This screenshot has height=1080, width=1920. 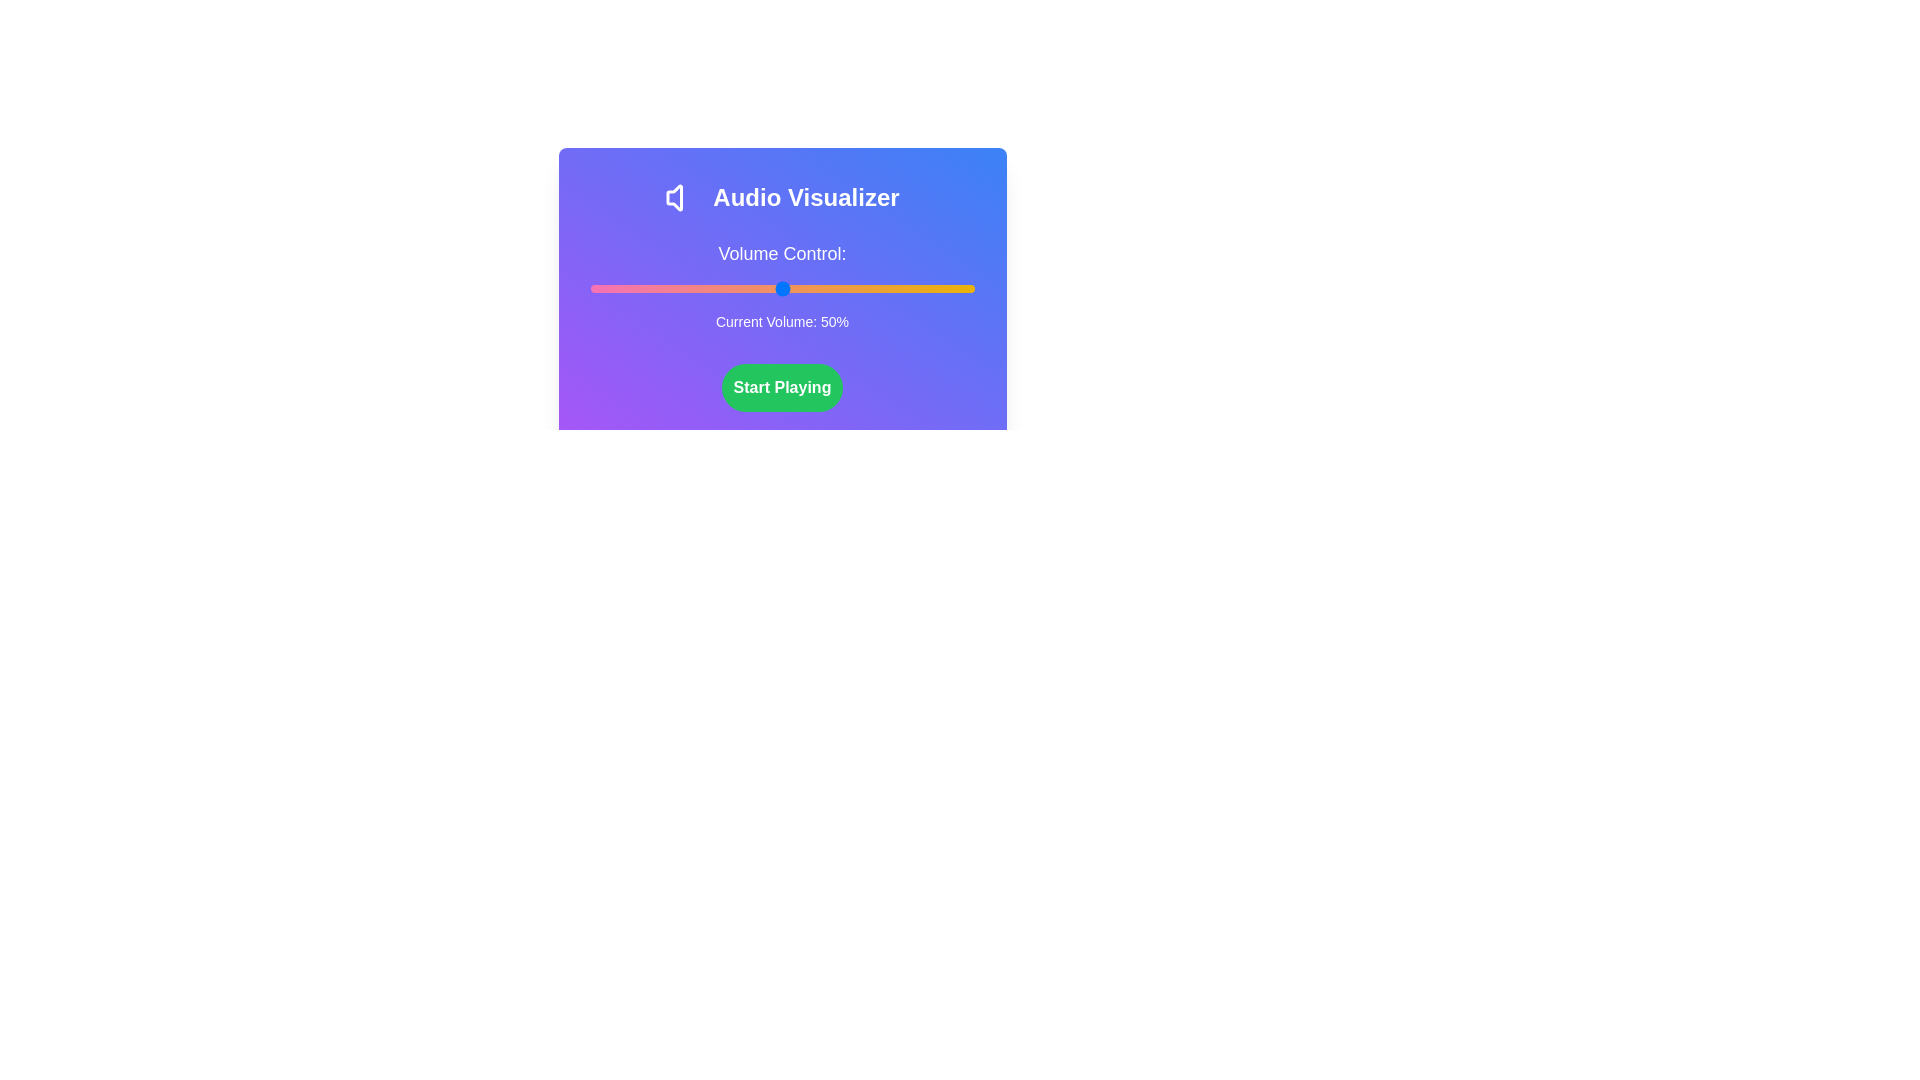 I want to click on the 'Start Playing' button with a green background and white bold font located at the bottom-center of the 'Audio Visualizer' interface for accessibility navigation, so click(x=781, y=388).